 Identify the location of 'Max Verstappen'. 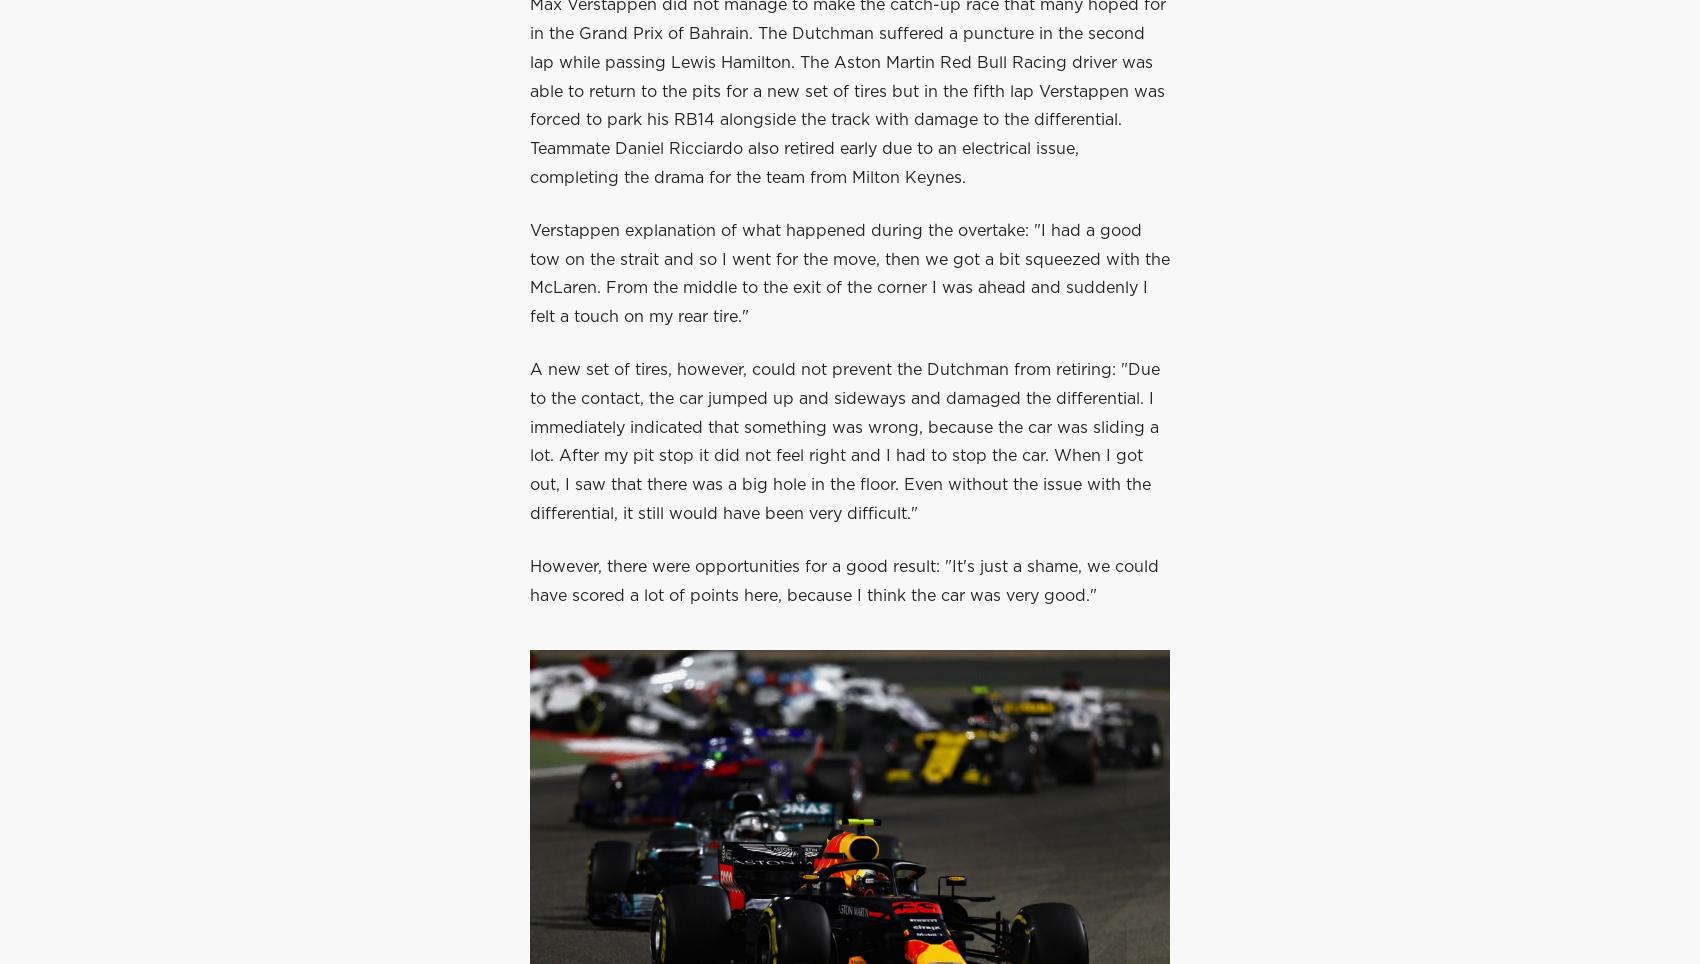
(625, 134).